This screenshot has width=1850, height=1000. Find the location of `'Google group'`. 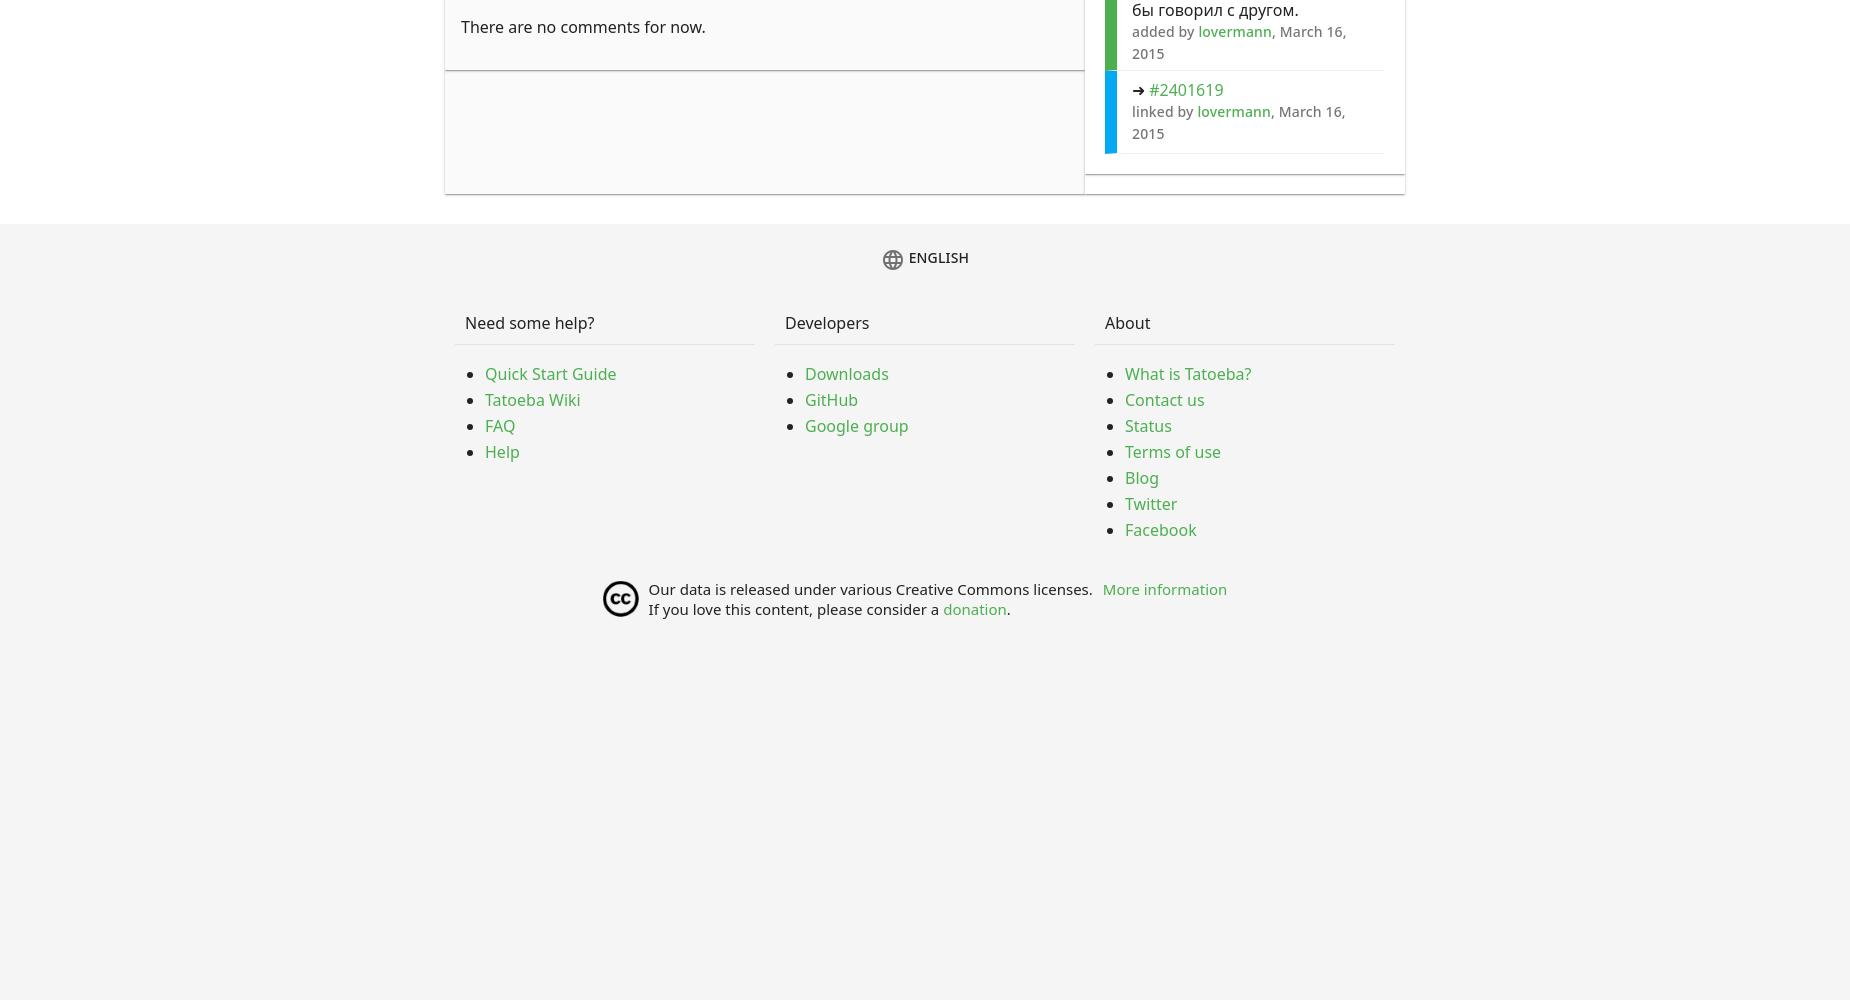

'Google group' is located at coordinates (856, 426).